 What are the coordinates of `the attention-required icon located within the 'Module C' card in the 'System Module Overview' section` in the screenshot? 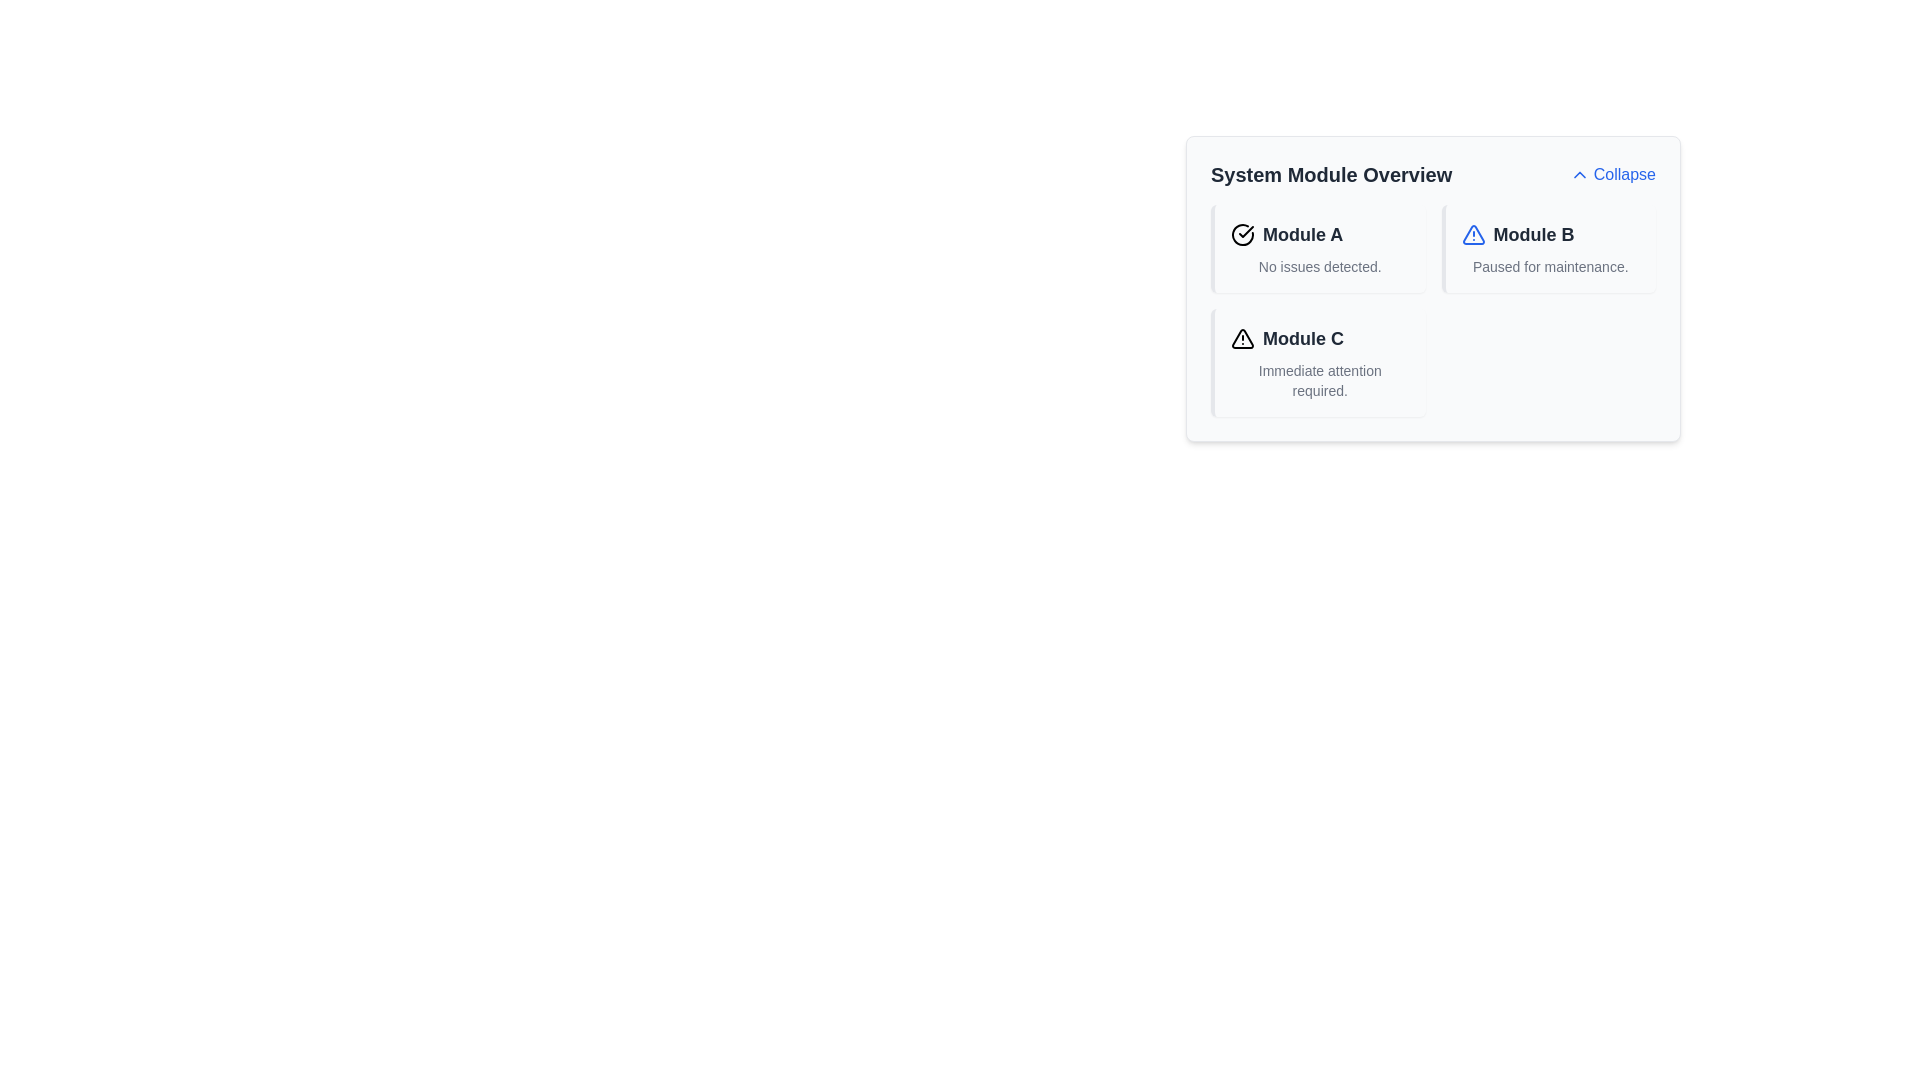 It's located at (1242, 338).